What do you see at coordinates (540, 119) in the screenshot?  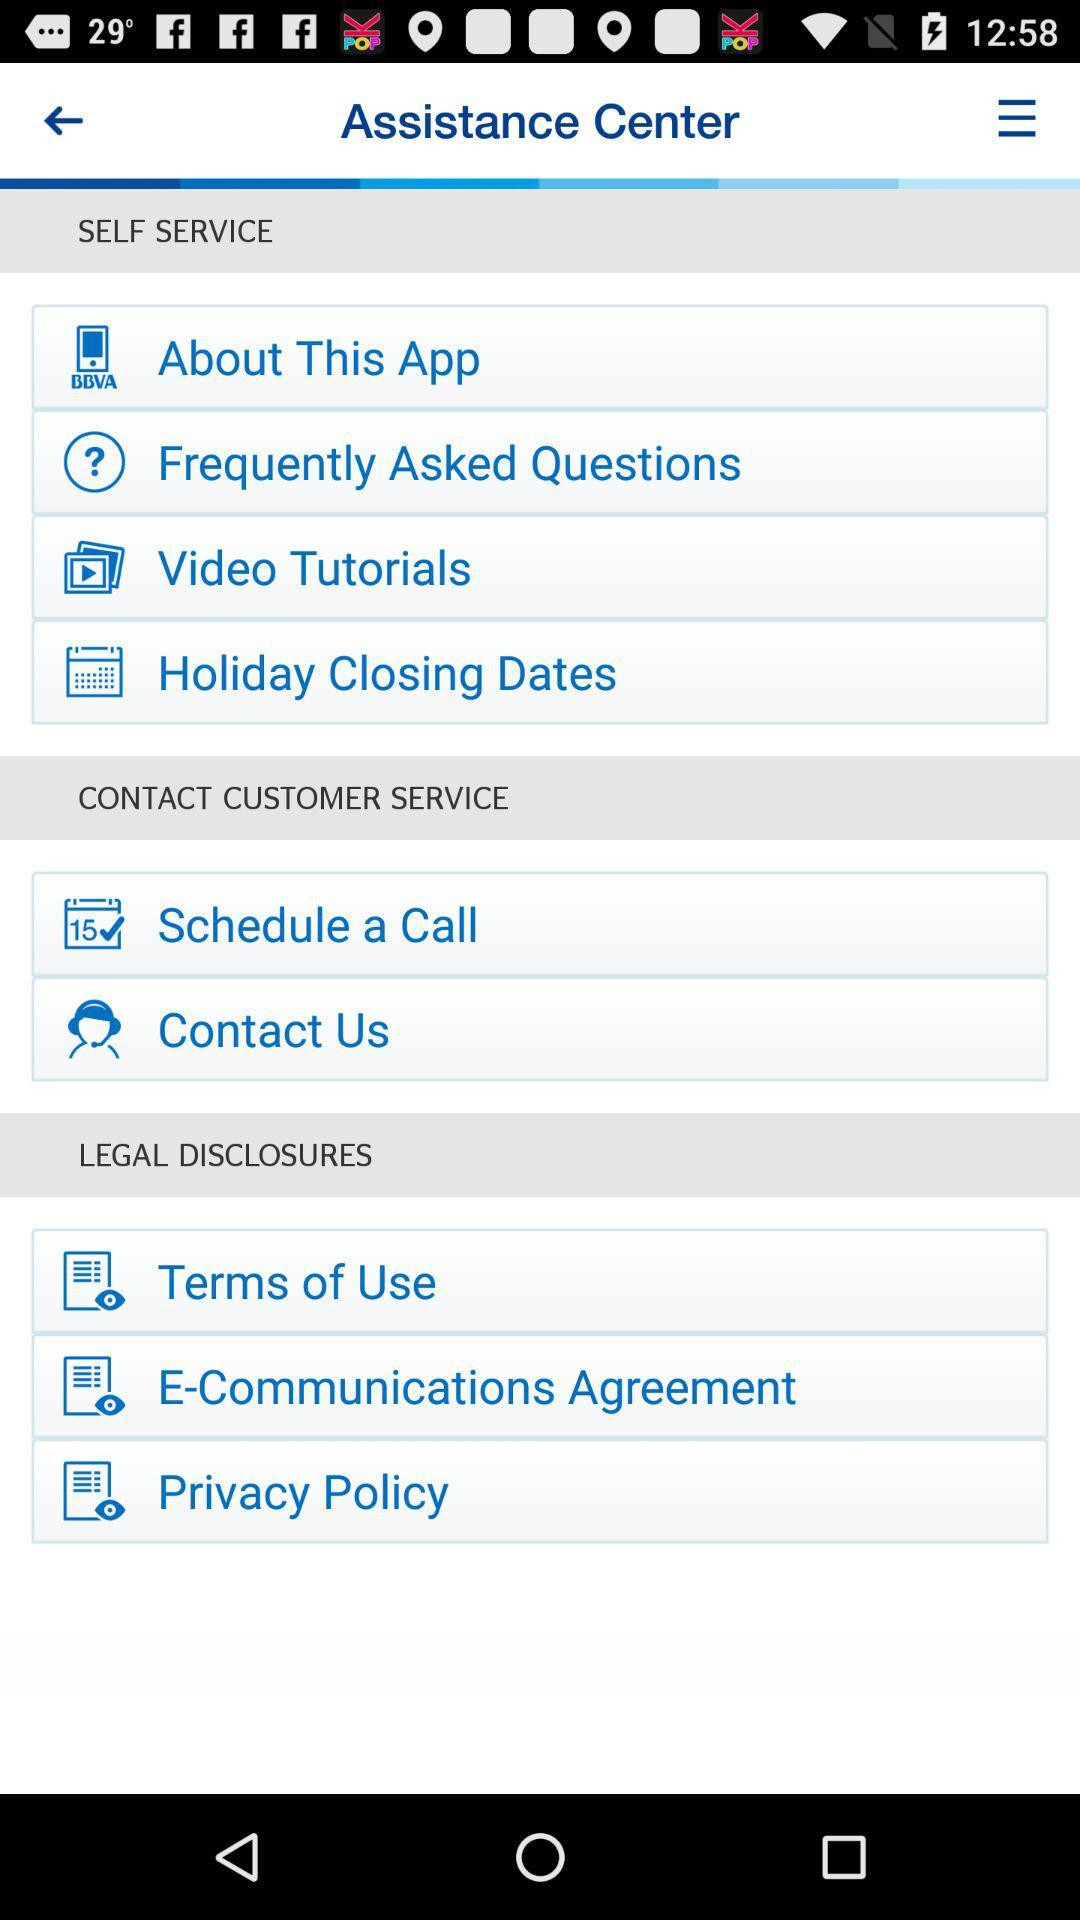 I see `the assistance center item` at bounding box center [540, 119].